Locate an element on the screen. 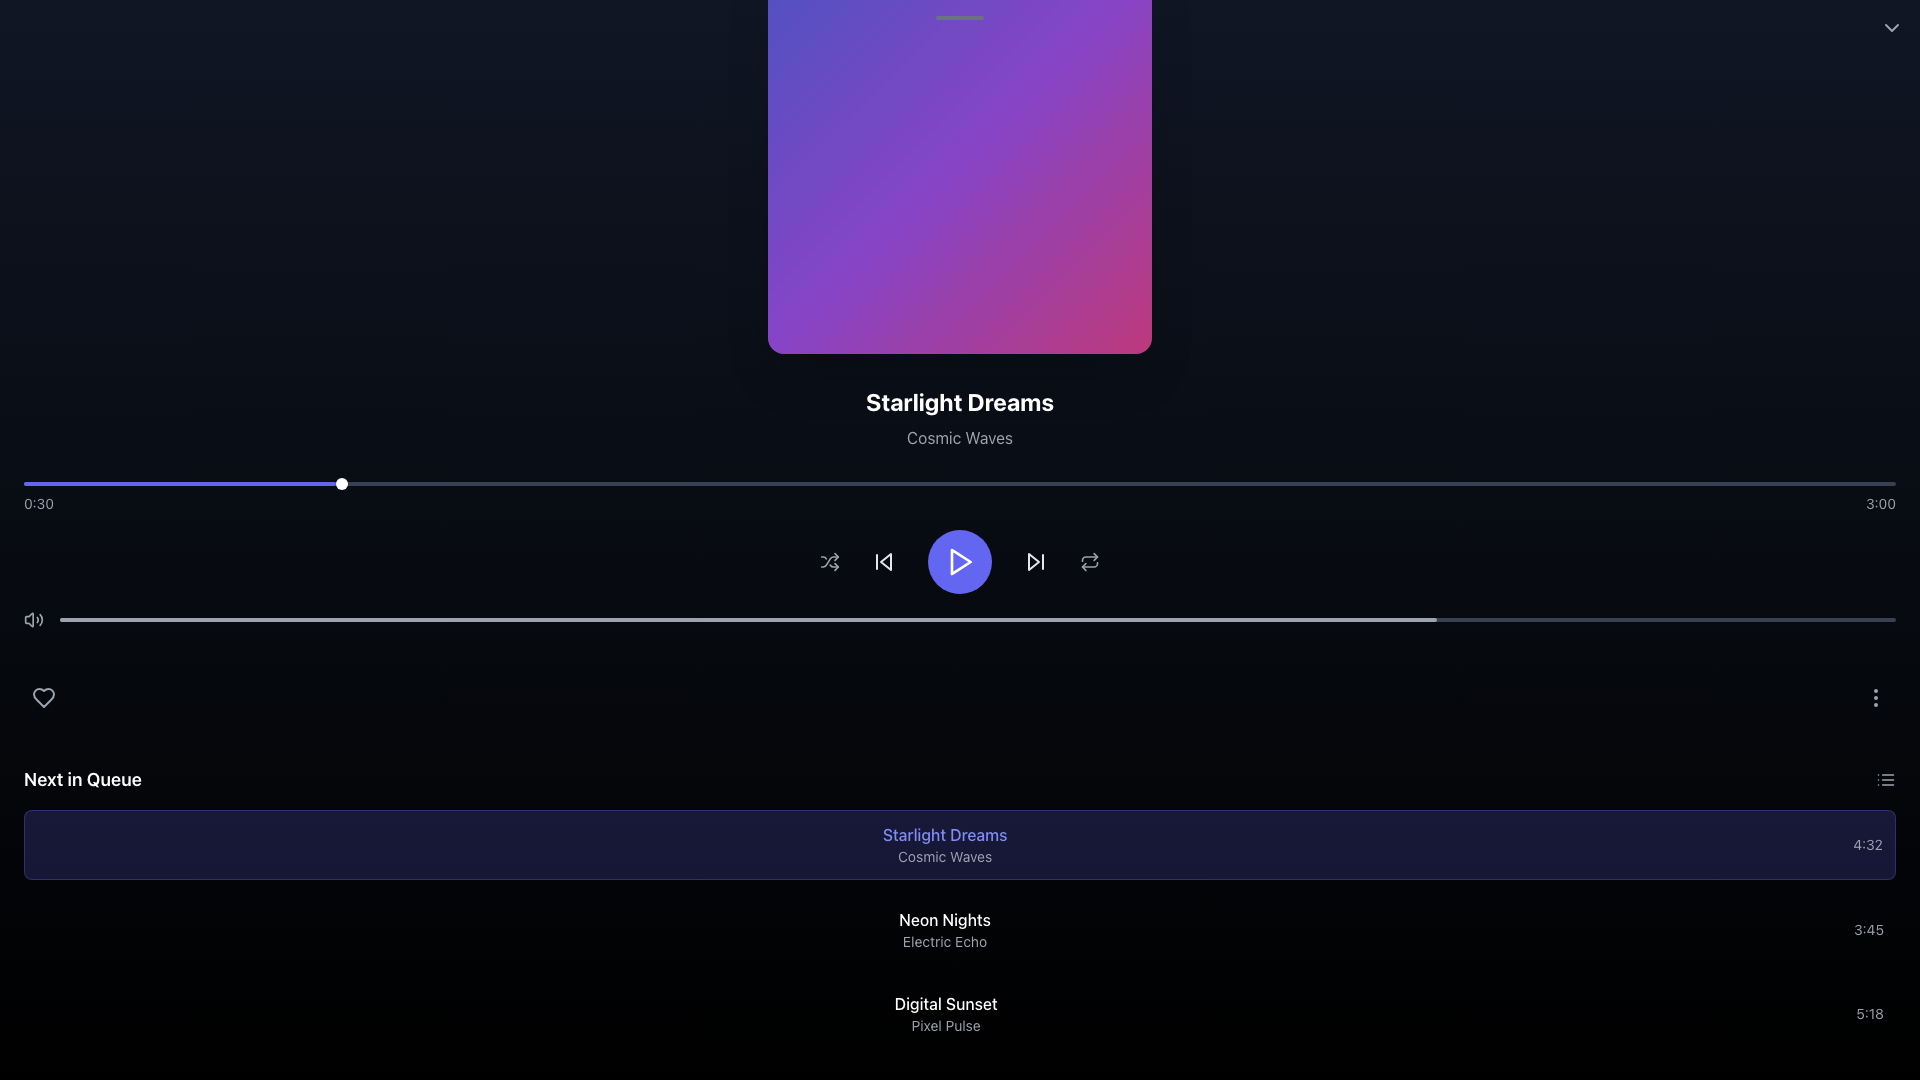 The width and height of the screenshot is (1920, 1080). the playback progress is located at coordinates (1858, 619).